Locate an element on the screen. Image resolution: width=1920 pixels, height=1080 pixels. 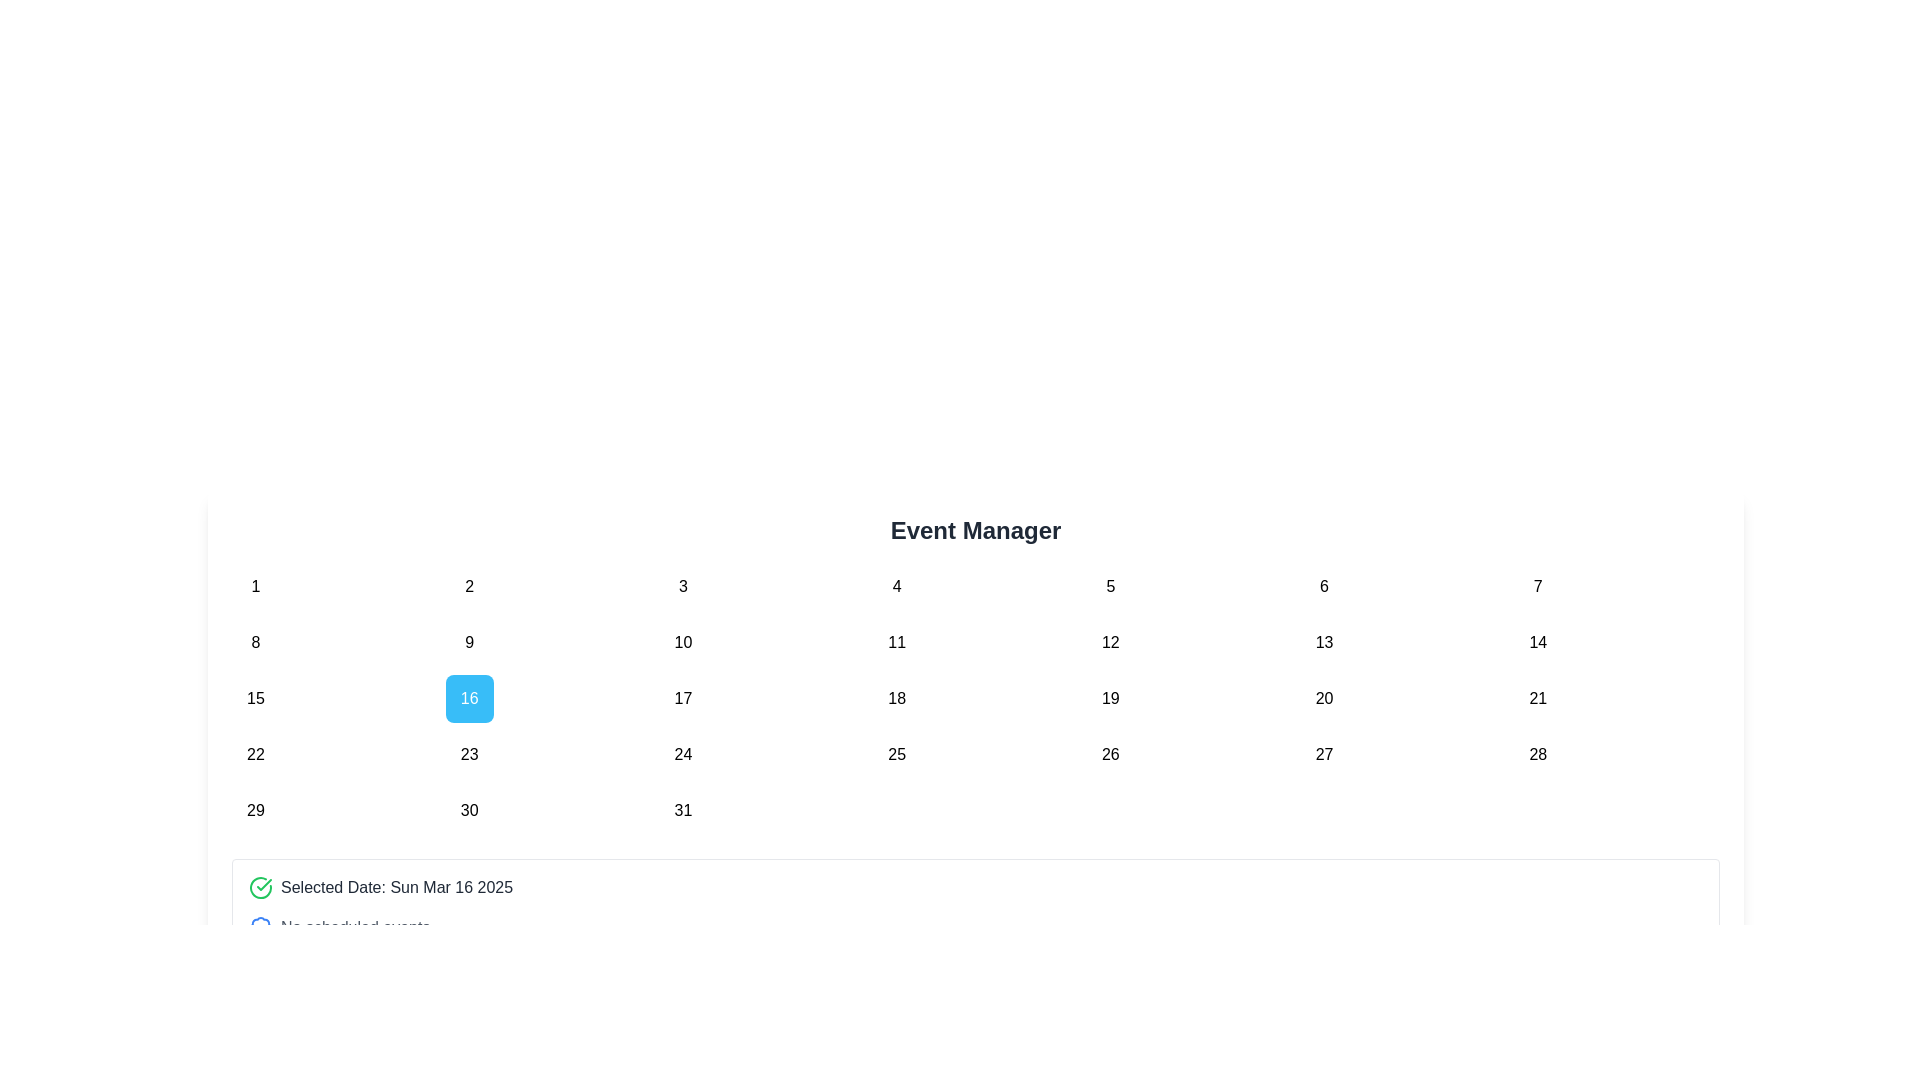
the first button in the calendar grid is located at coordinates (254, 585).